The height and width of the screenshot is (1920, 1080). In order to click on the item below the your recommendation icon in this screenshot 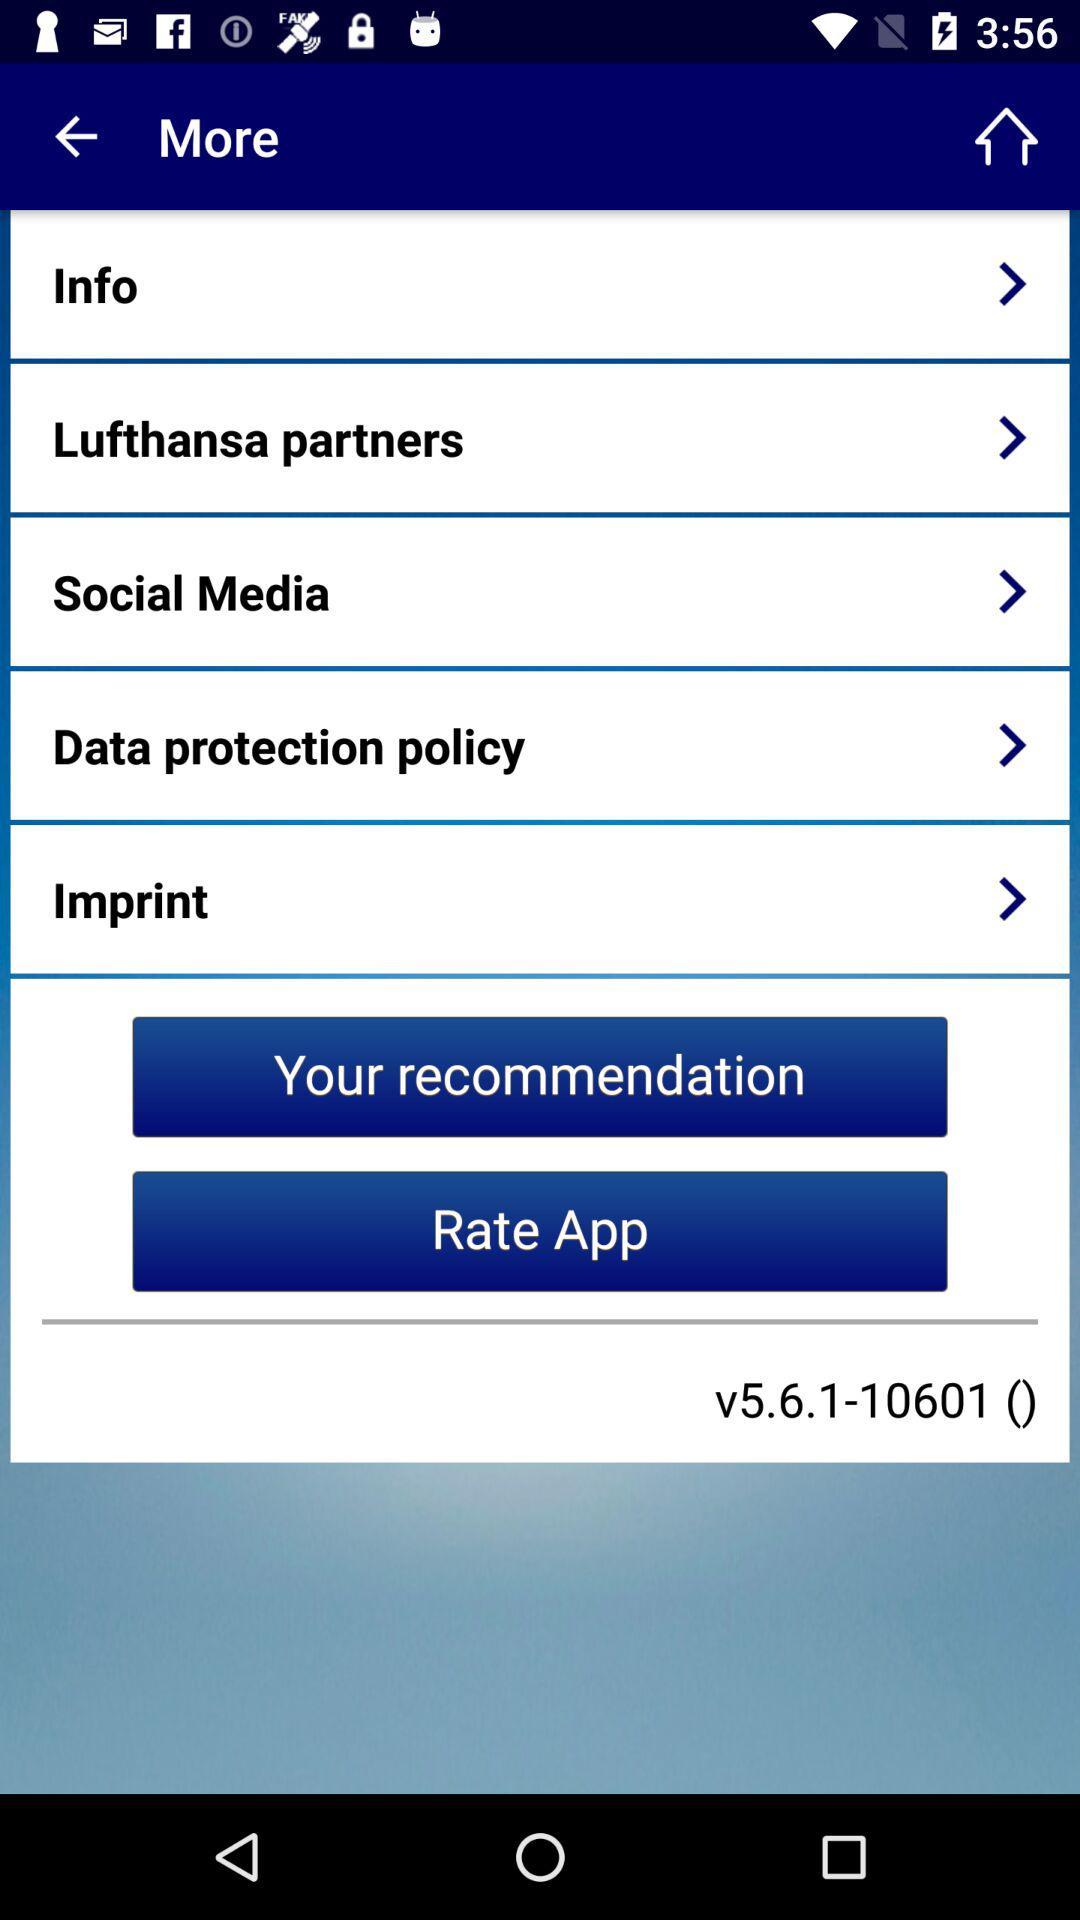, I will do `click(540, 1230)`.